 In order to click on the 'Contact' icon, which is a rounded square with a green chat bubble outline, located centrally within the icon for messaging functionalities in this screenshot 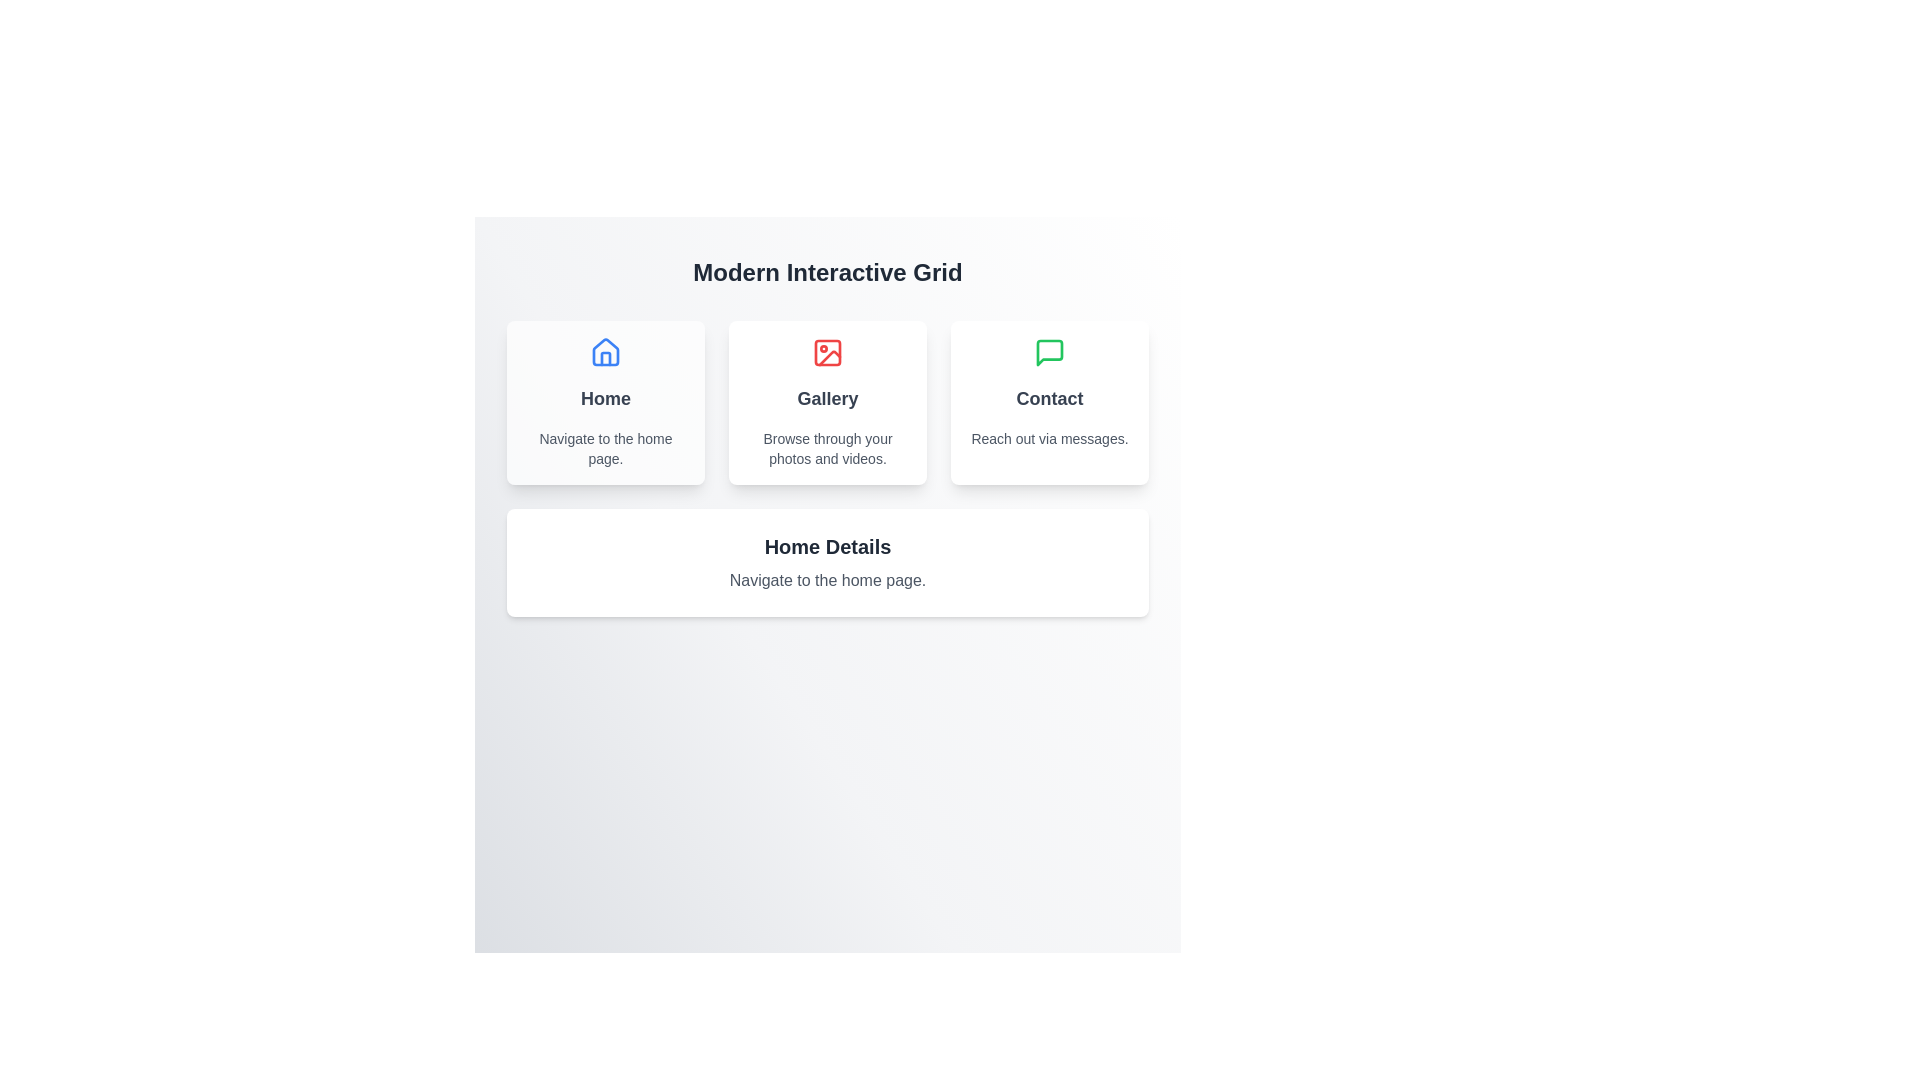, I will do `click(1049, 352)`.